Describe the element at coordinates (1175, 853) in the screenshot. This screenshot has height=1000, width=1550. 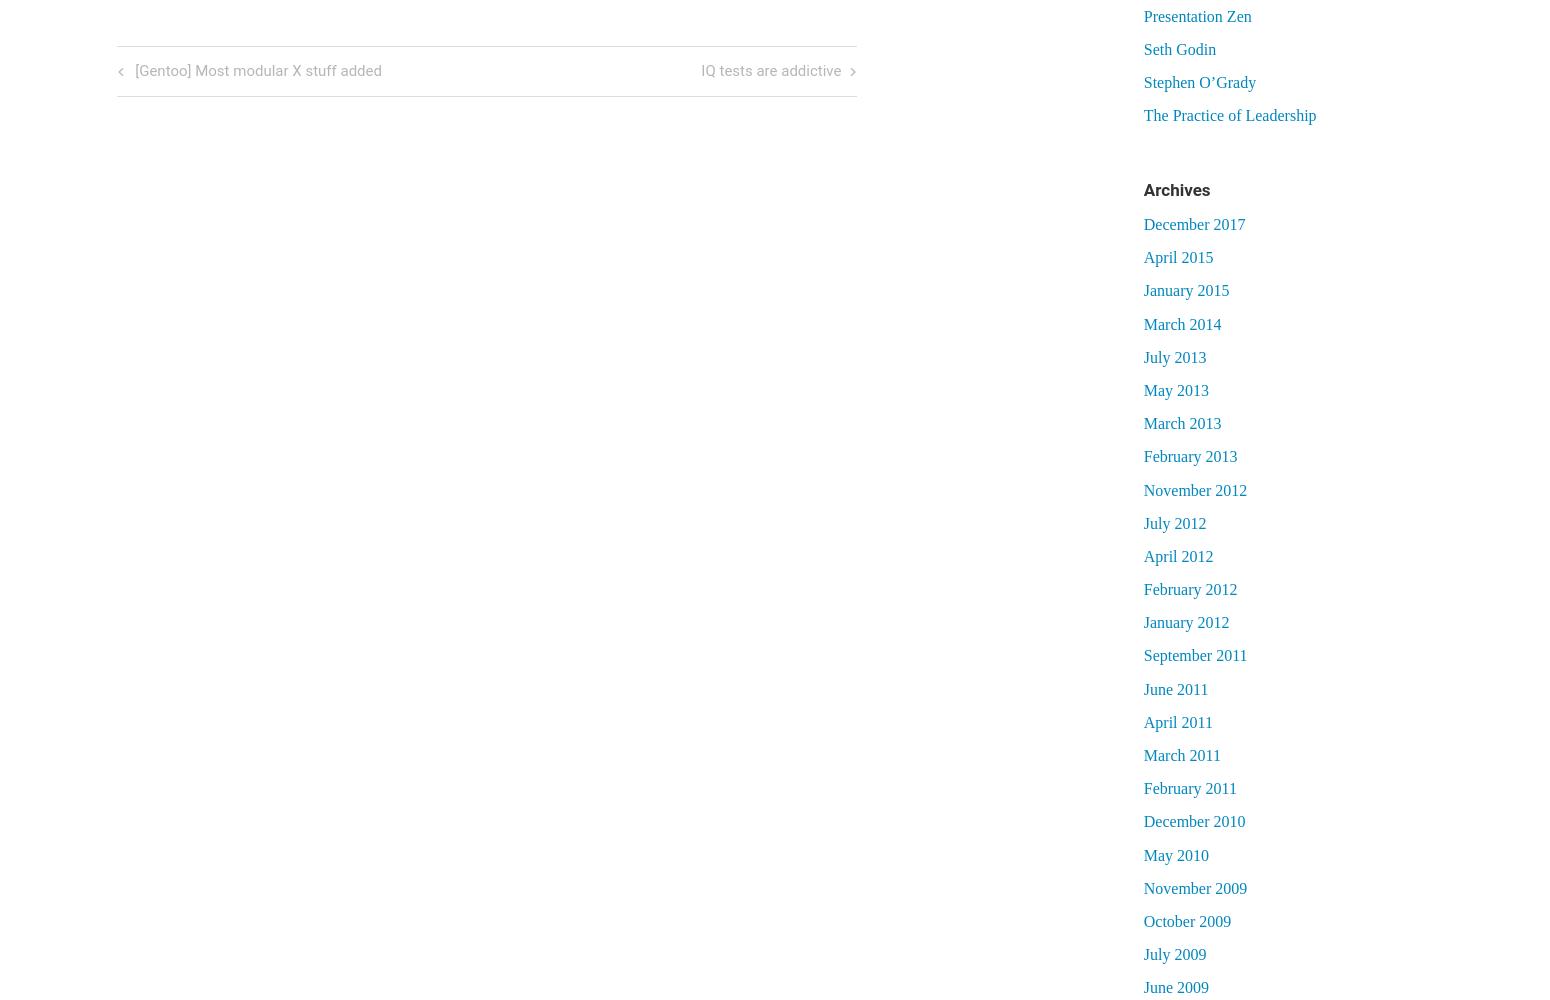
I see `'May 2010'` at that location.